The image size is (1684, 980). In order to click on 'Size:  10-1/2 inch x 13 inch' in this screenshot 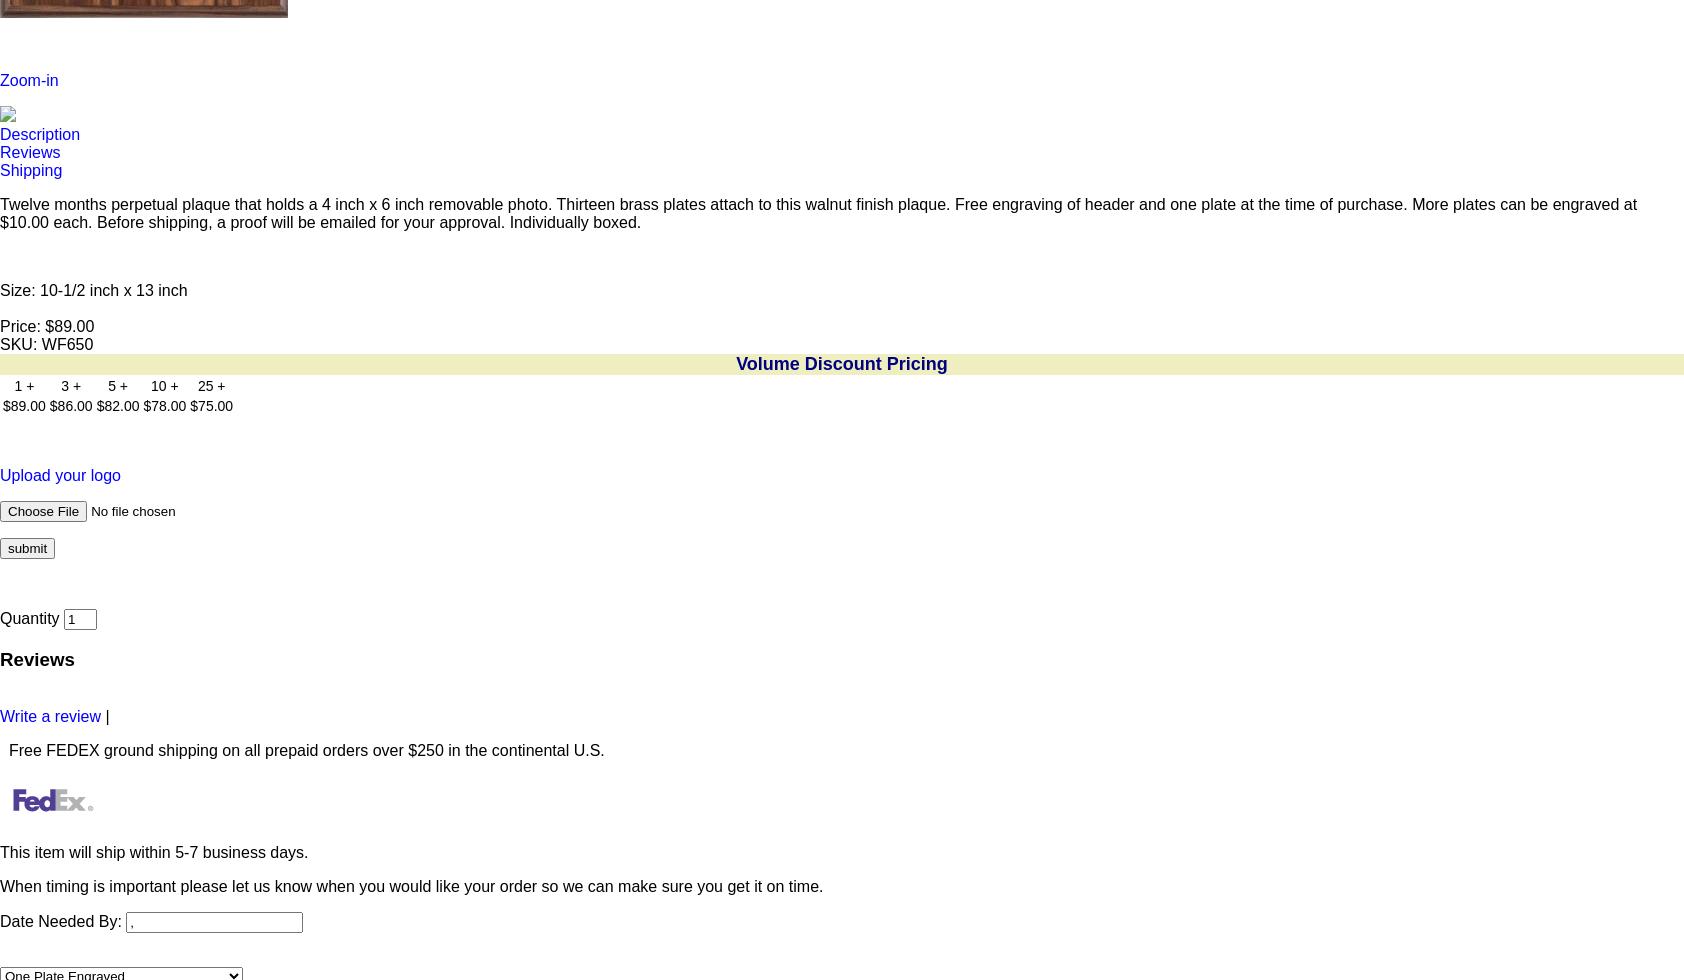, I will do `click(92, 290)`.